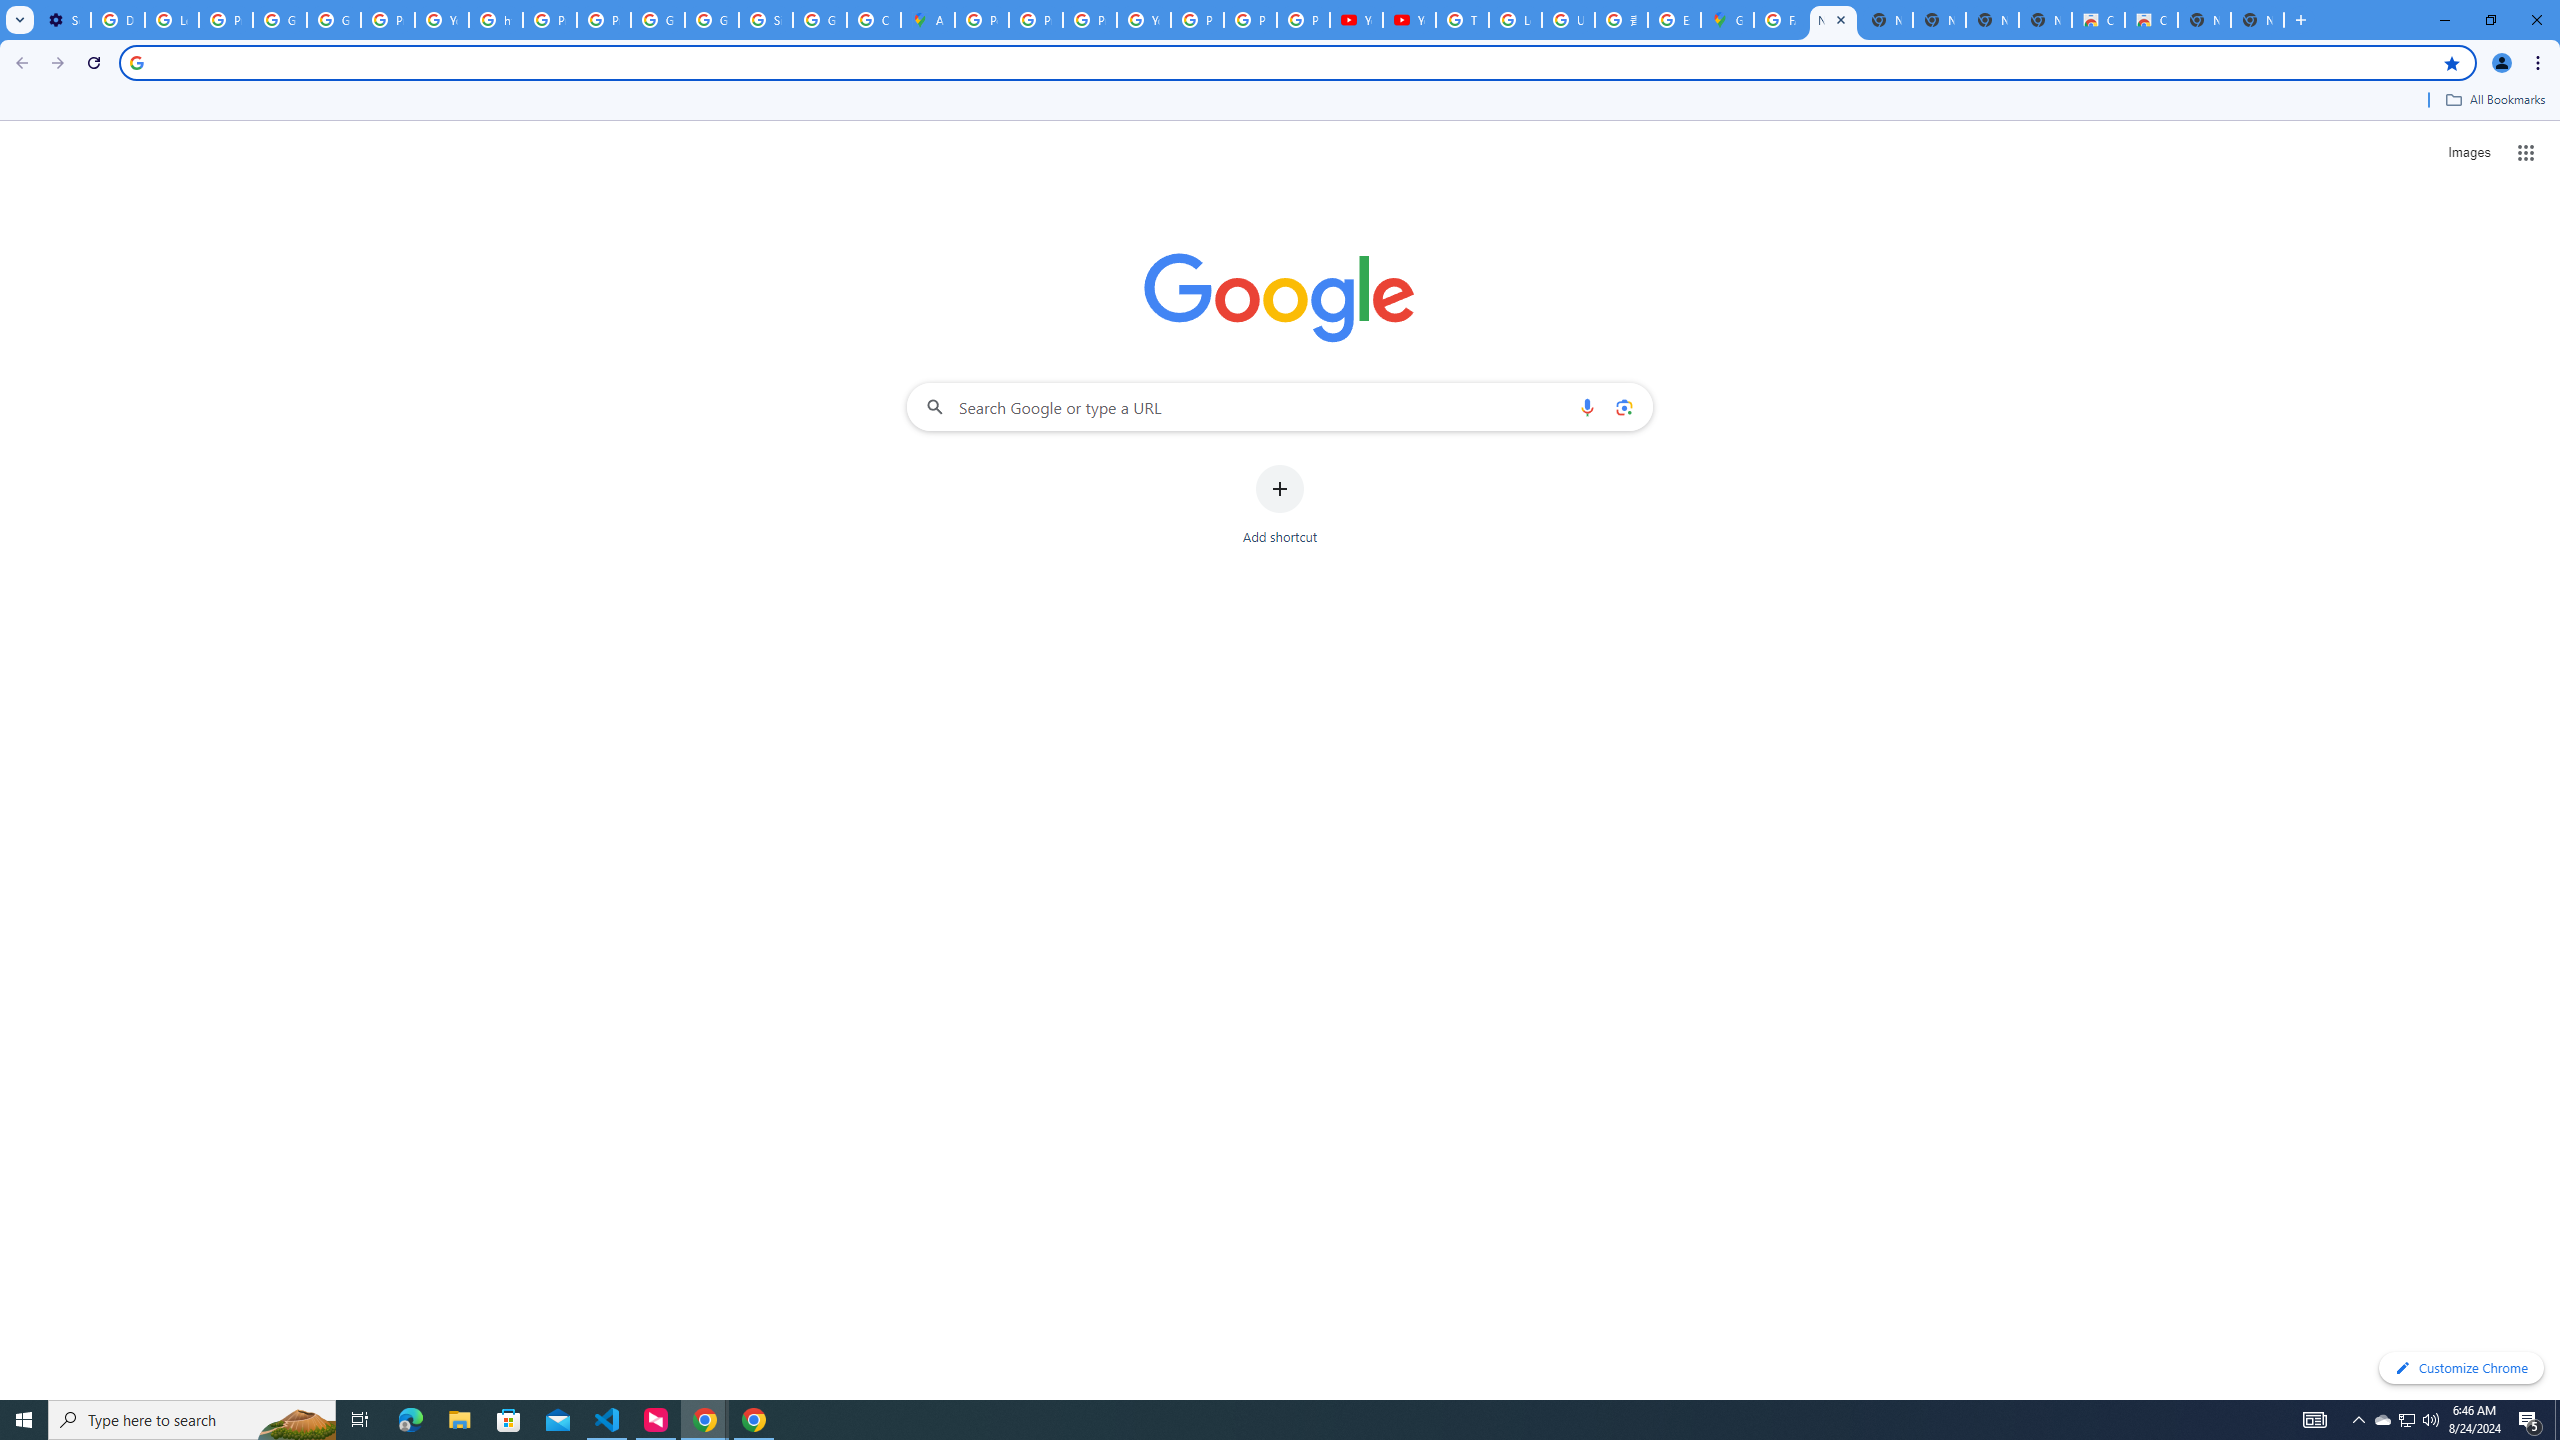 This screenshot has height=1440, width=2560. Describe the element at coordinates (1356, 19) in the screenshot. I see `'YouTube'` at that location.